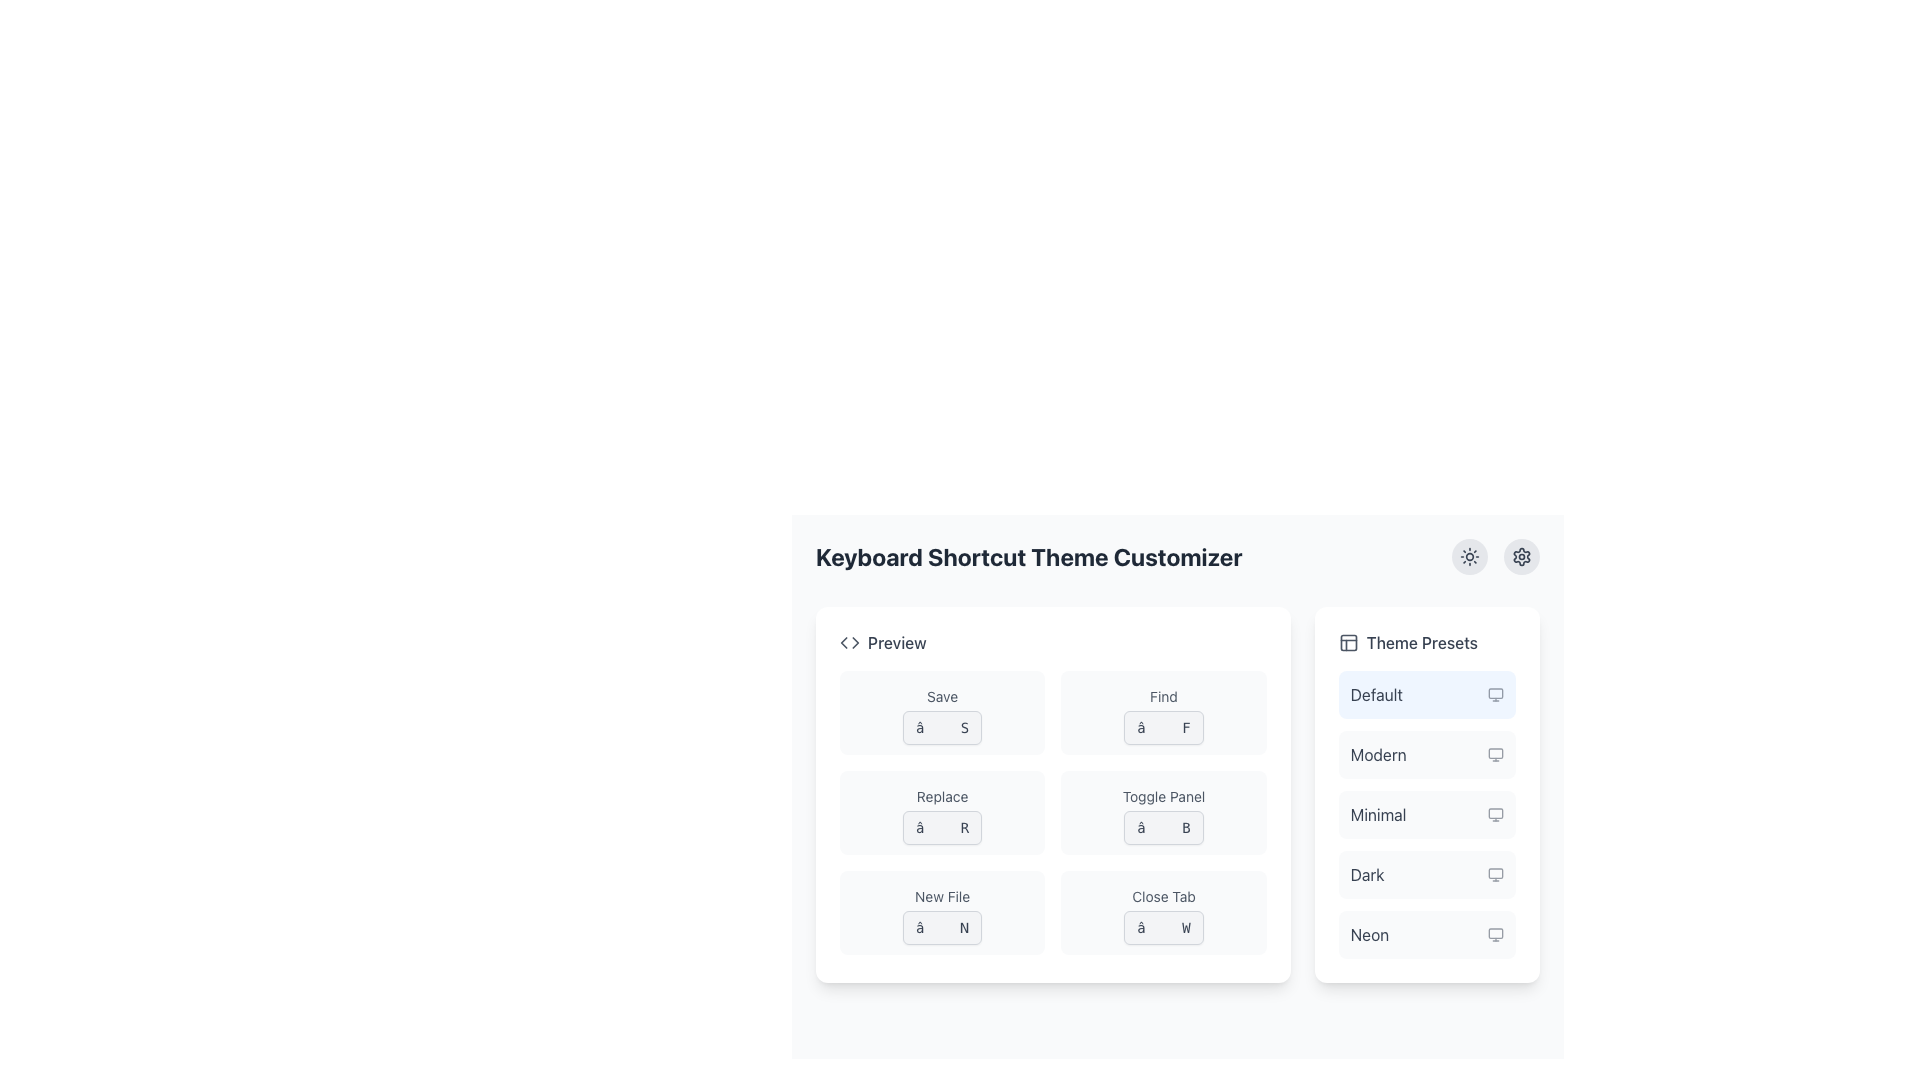  What do you see at coordinates (941, 813) in the screenshot?
I see `the button labeled 'Replace' which is located in the left column of the second row of the grid layout, featuring a light gray background and two lines of text` at bounding box center [941, 813].